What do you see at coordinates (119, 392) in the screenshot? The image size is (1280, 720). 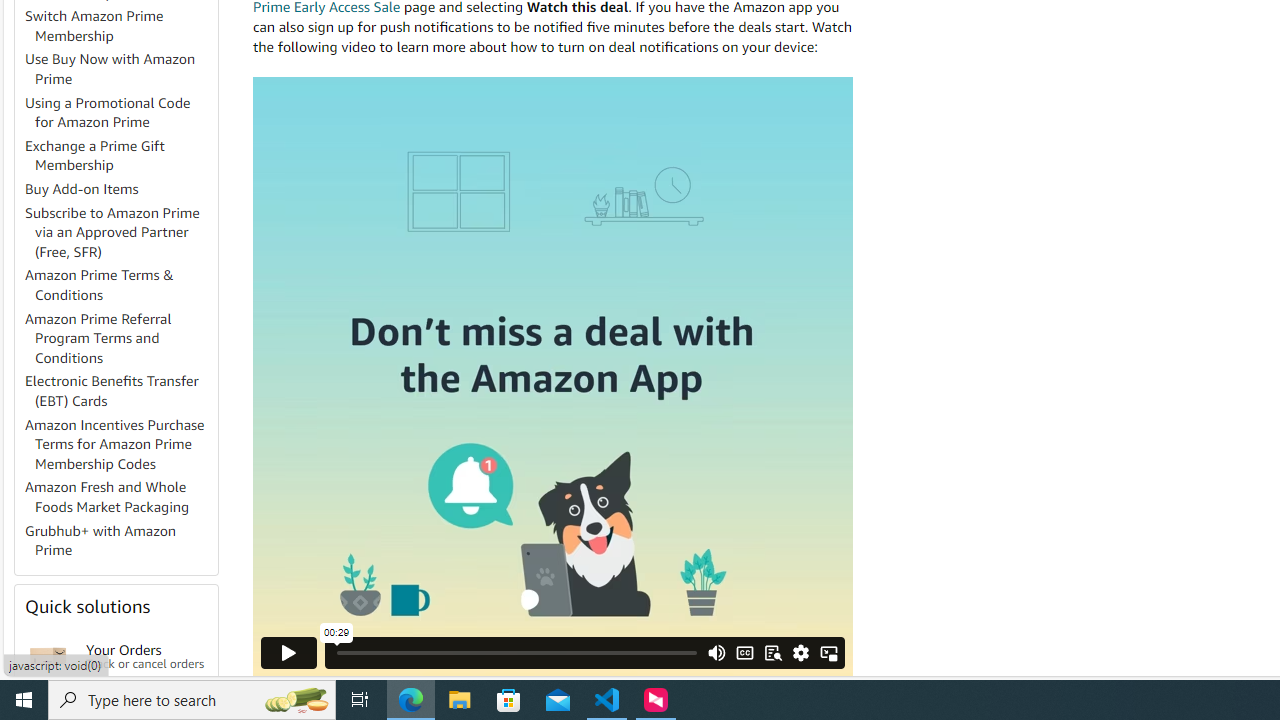 I see `'Electronic Benefits Transfer (EBT) Cards'` at bounding box center [119, 392].